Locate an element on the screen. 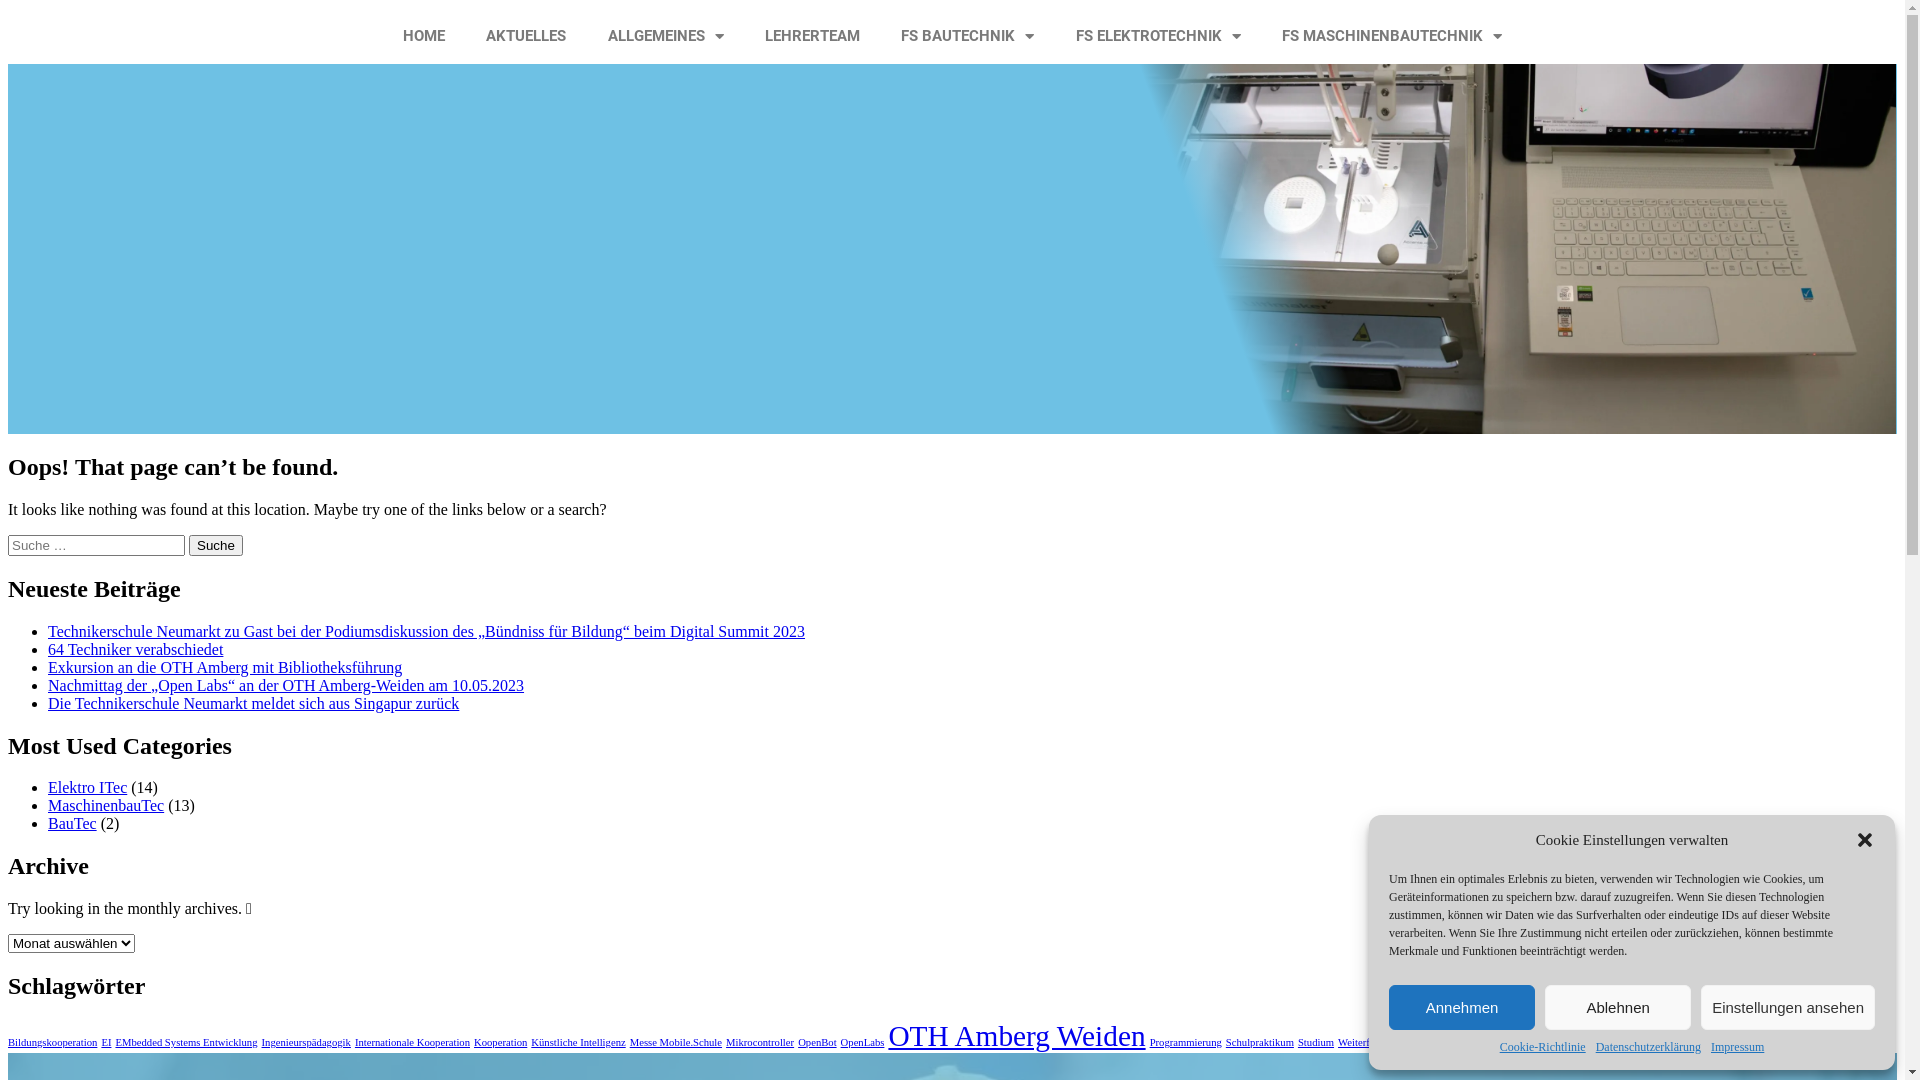  'Cookie-Richtlinie' is located at coordinates (1541, 1046).